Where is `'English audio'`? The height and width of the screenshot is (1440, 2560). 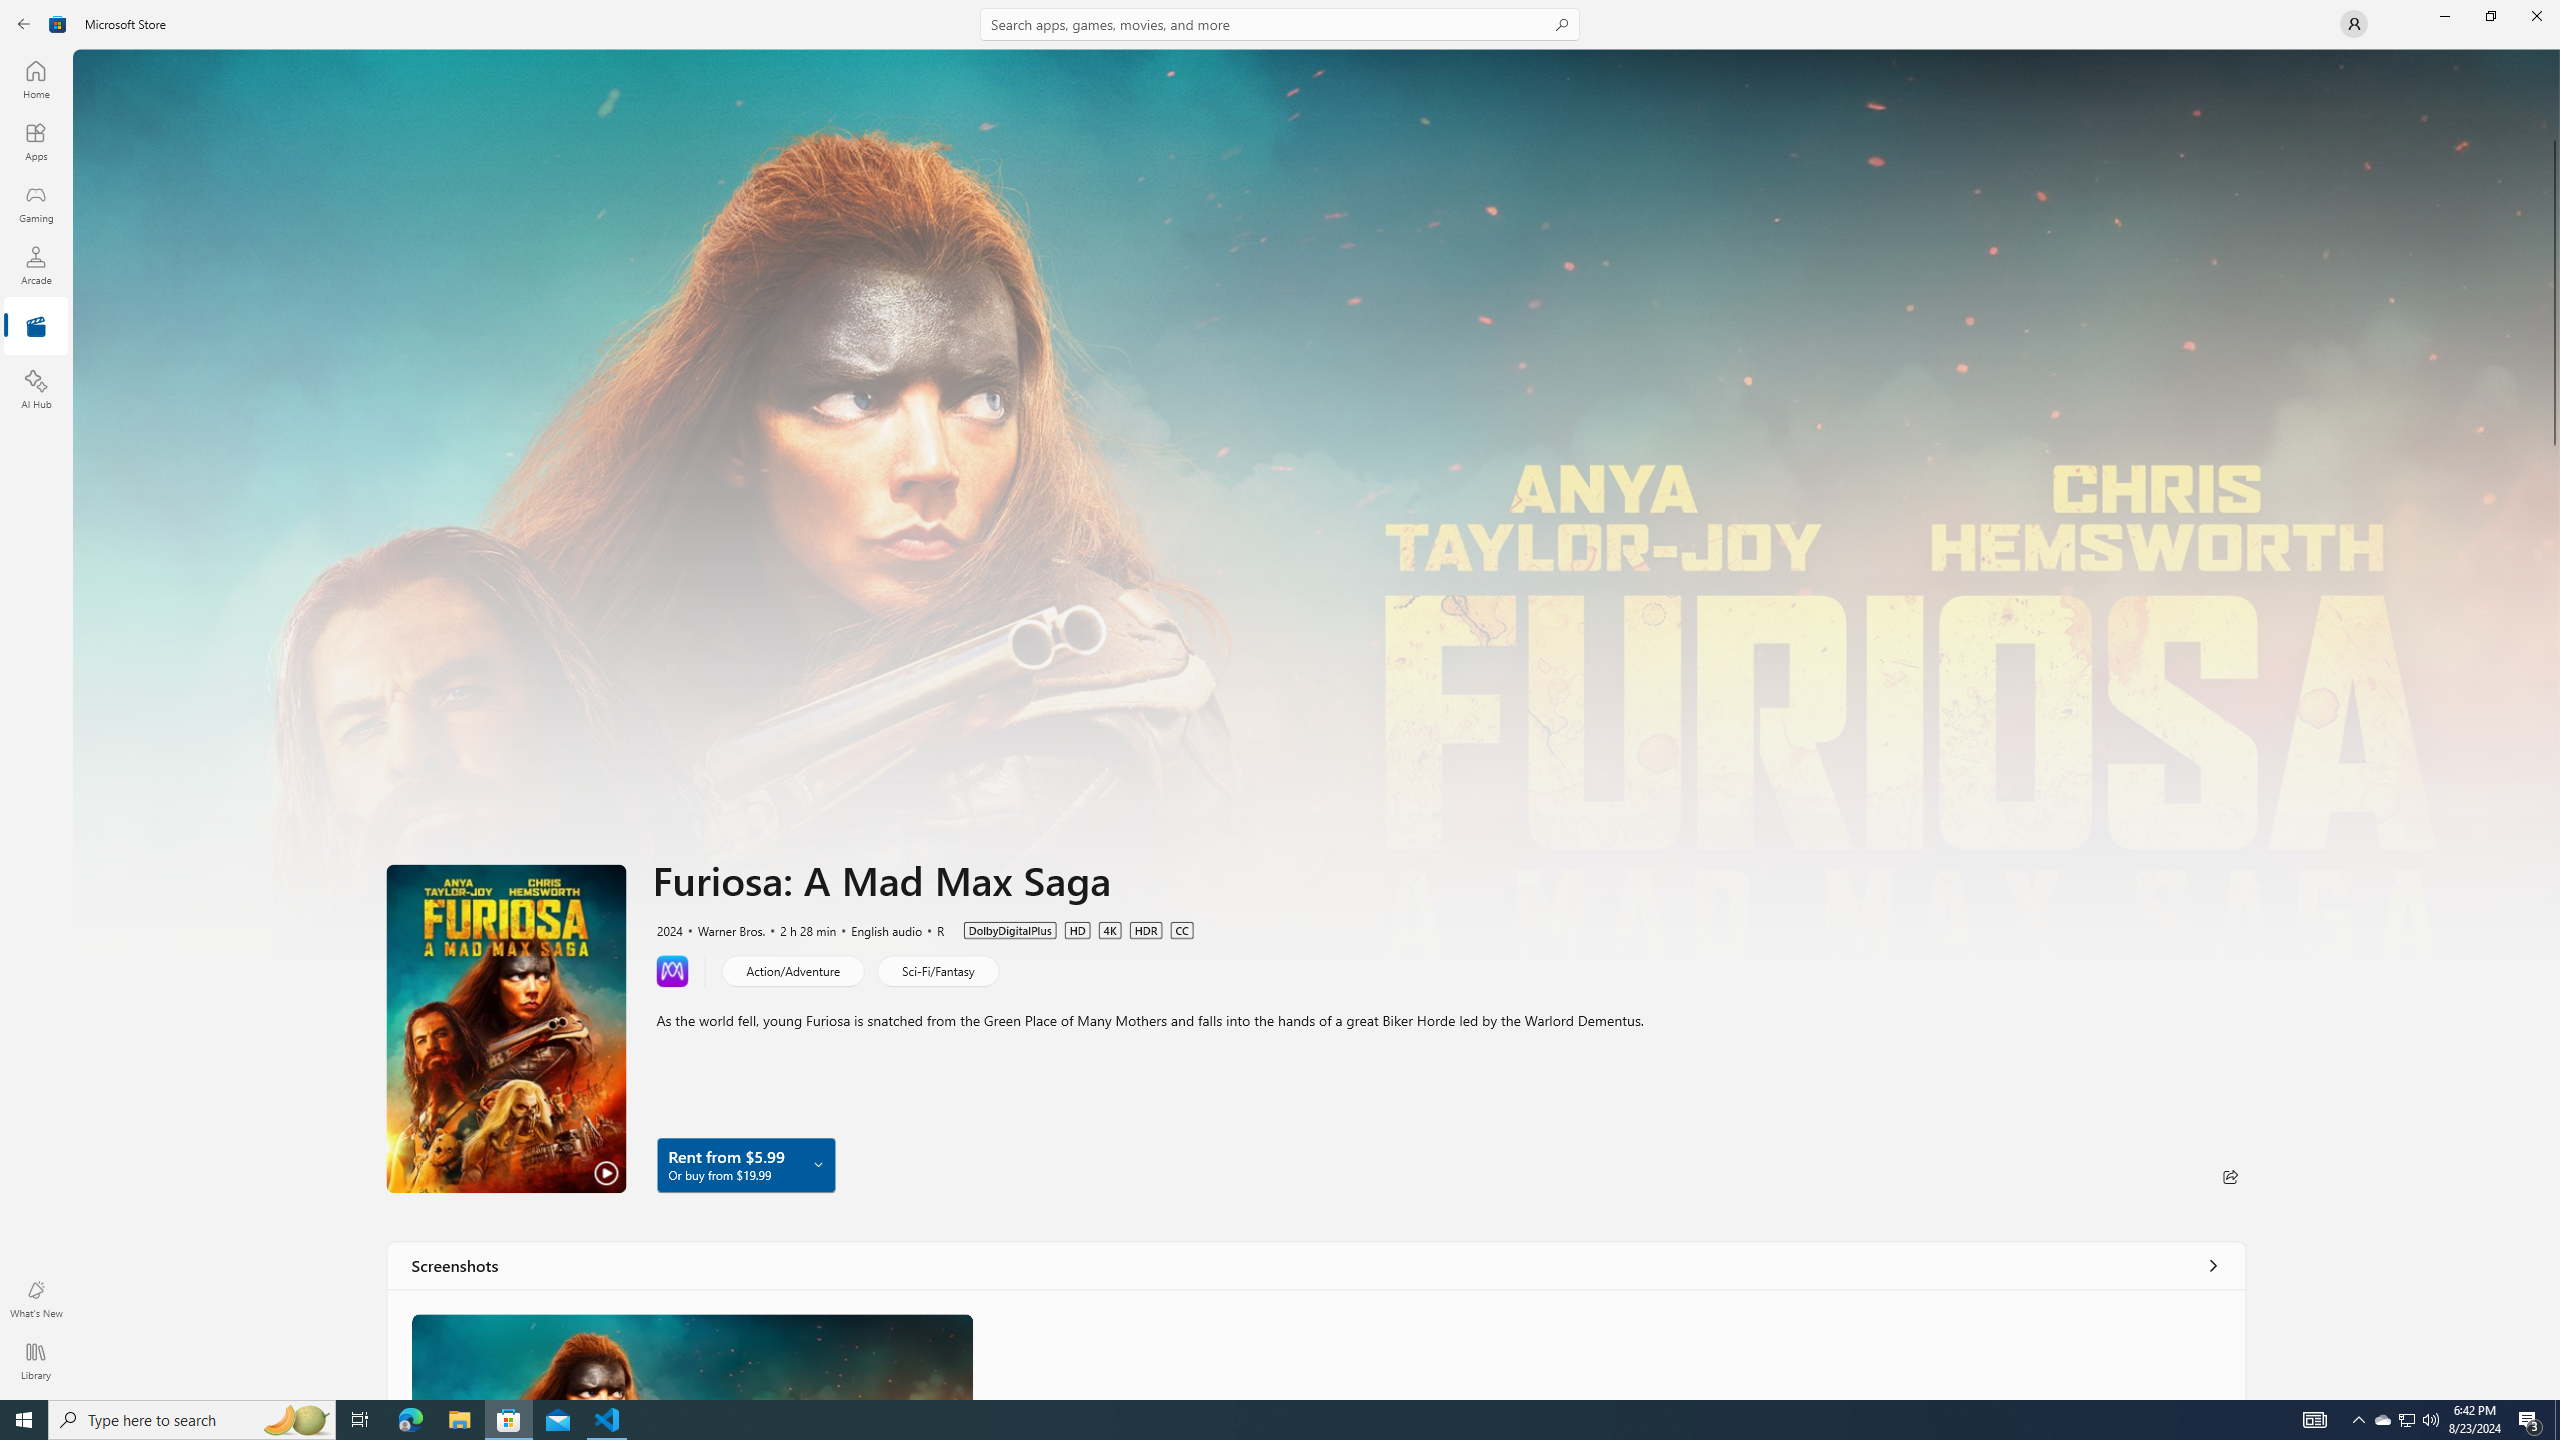
'English audio' is located at coordinates (876, 928).